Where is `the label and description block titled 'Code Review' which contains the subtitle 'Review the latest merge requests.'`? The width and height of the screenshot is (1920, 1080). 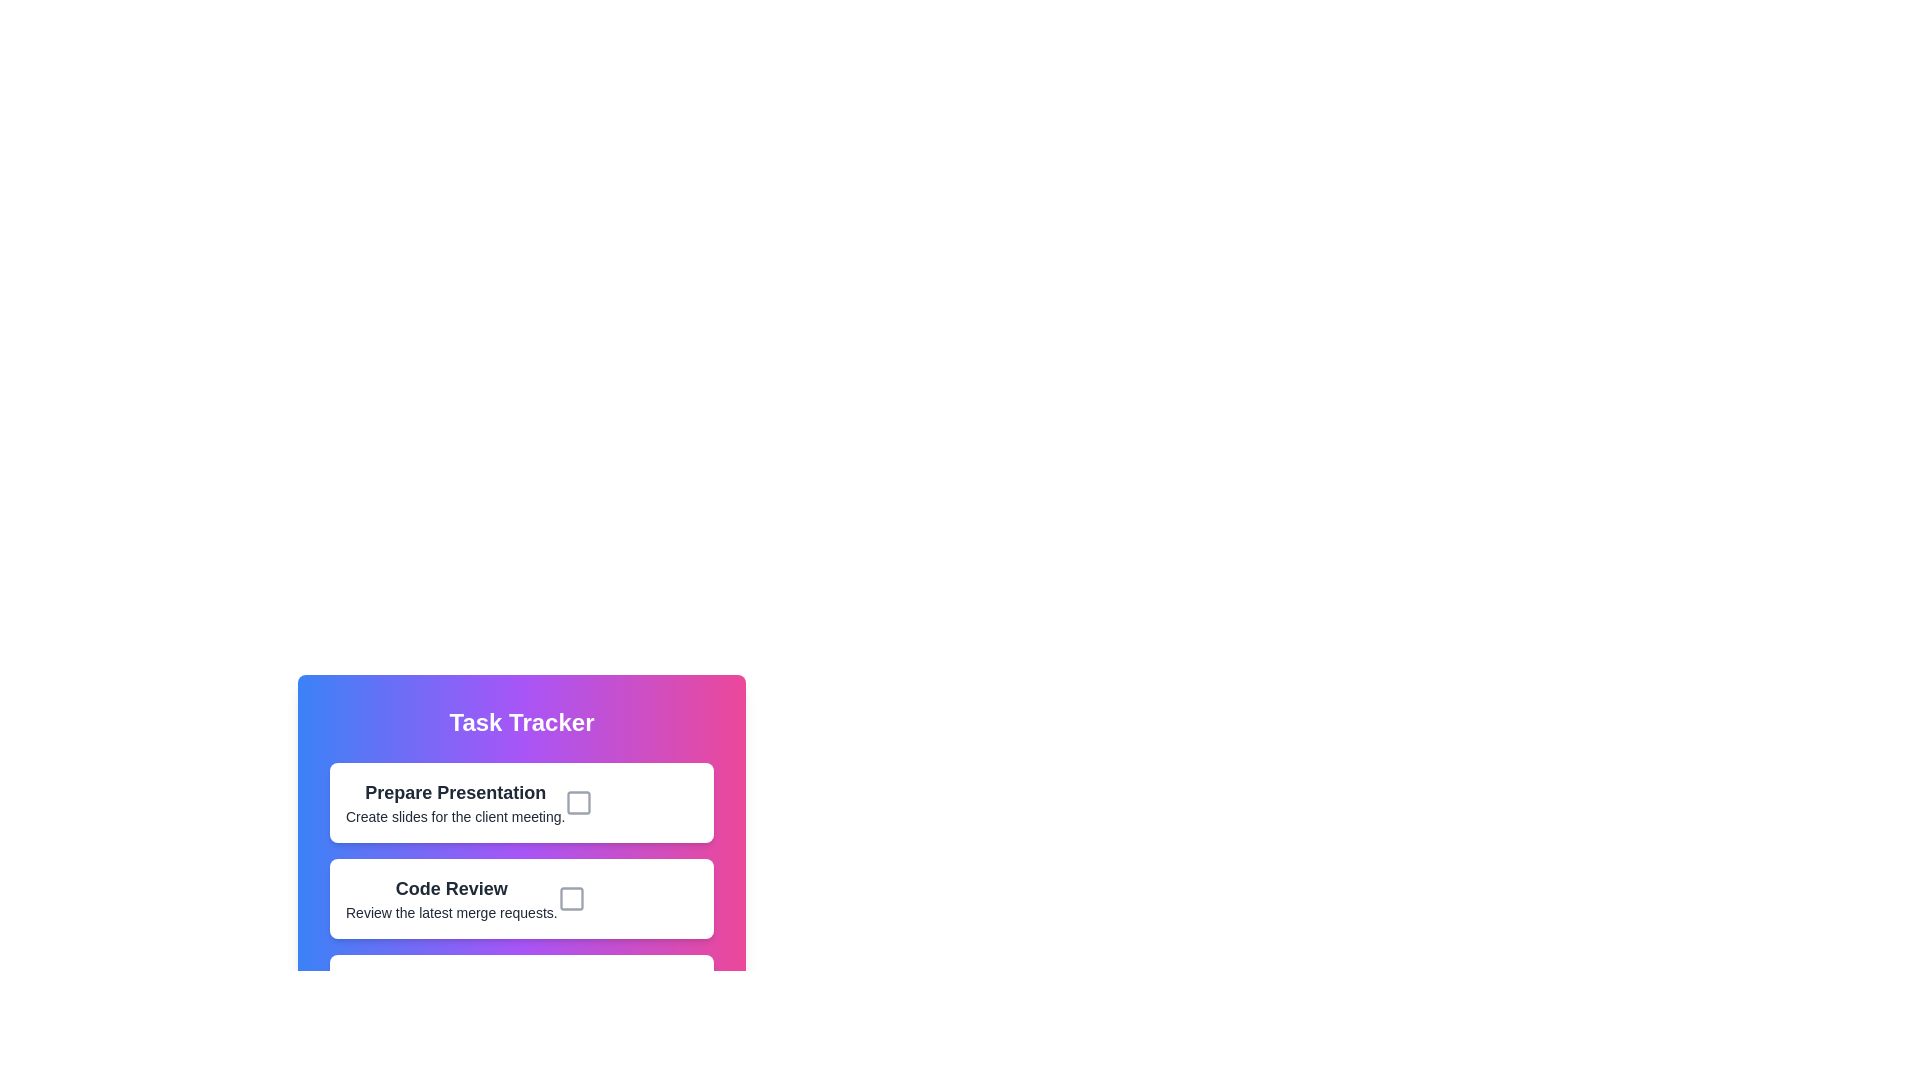
the label and description block titled 'Code Review' which contains the subtitle 'Review the latest merge requests.' is located at coordinates (450, 897).